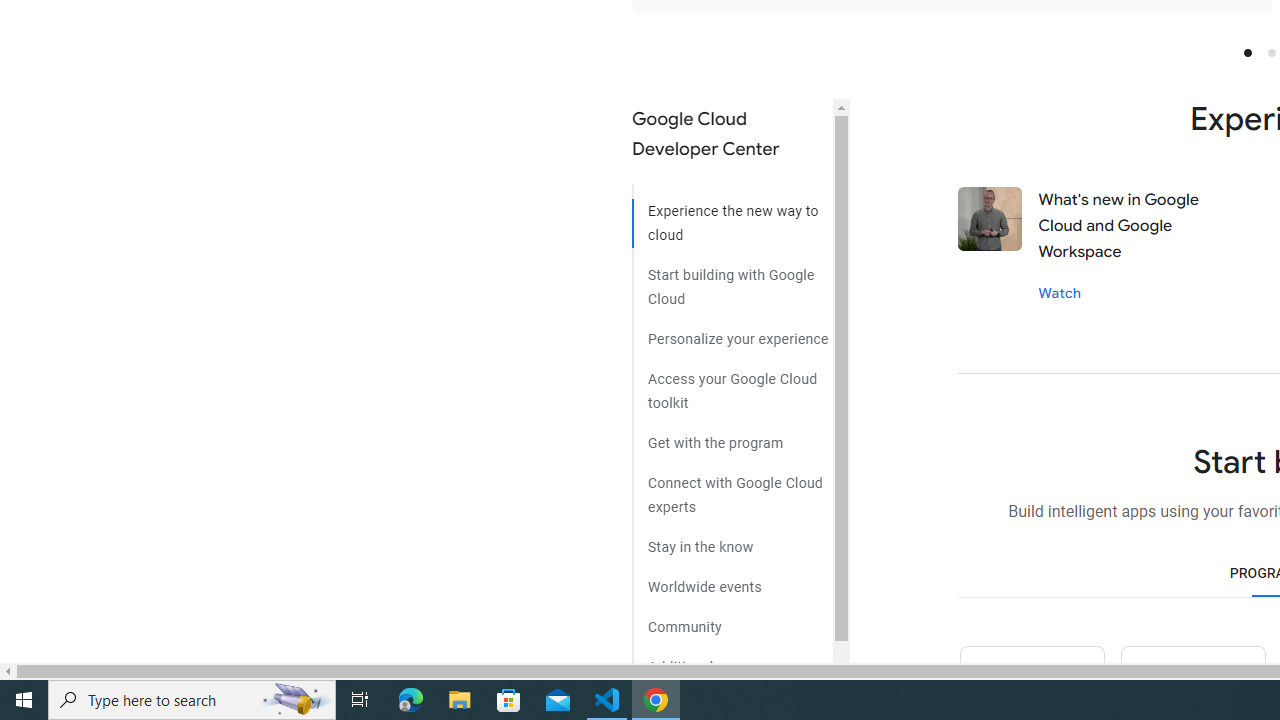 This screenshot has height=720, width=1280. I want to click on 'Personalize your experience', so click(731, 330).